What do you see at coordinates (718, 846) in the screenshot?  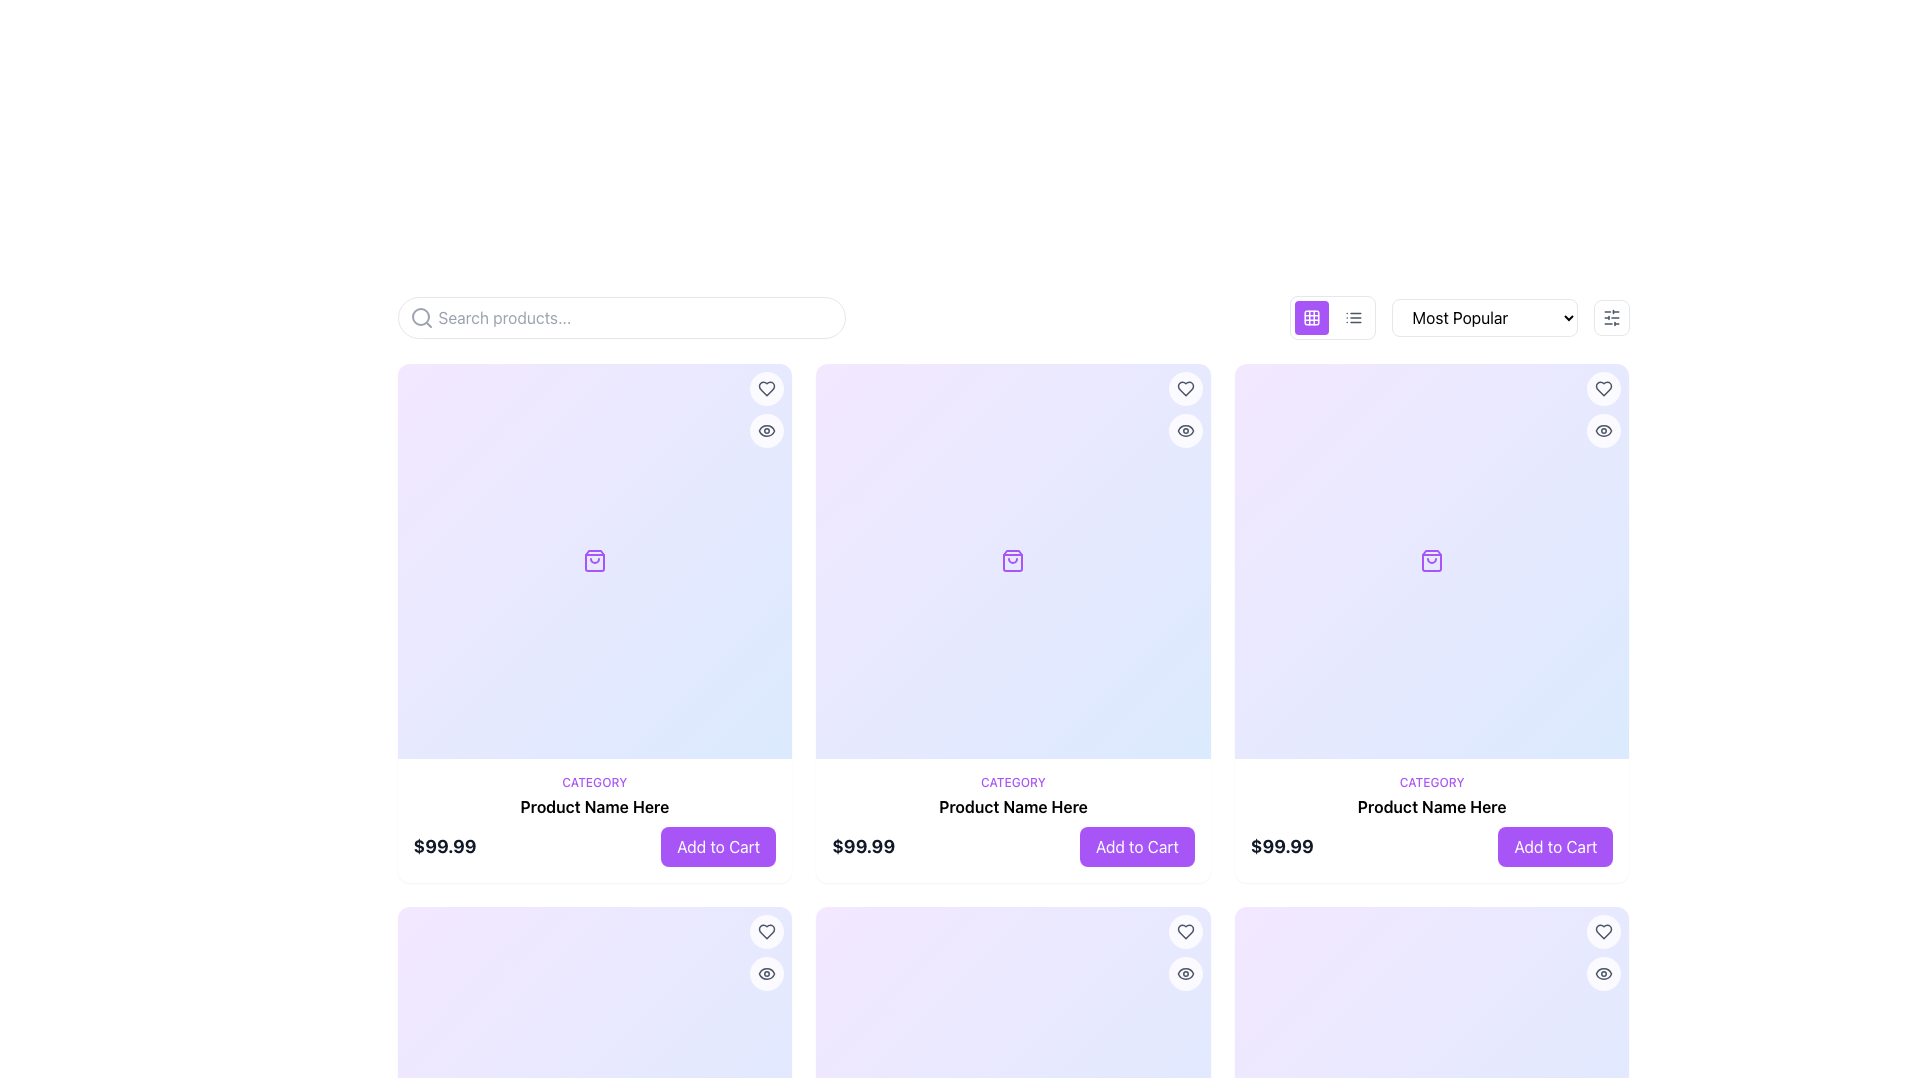 I see `the button located to the right of the price element '$99.99' in the bottom section of the product card` at bounding box center [718, 846].